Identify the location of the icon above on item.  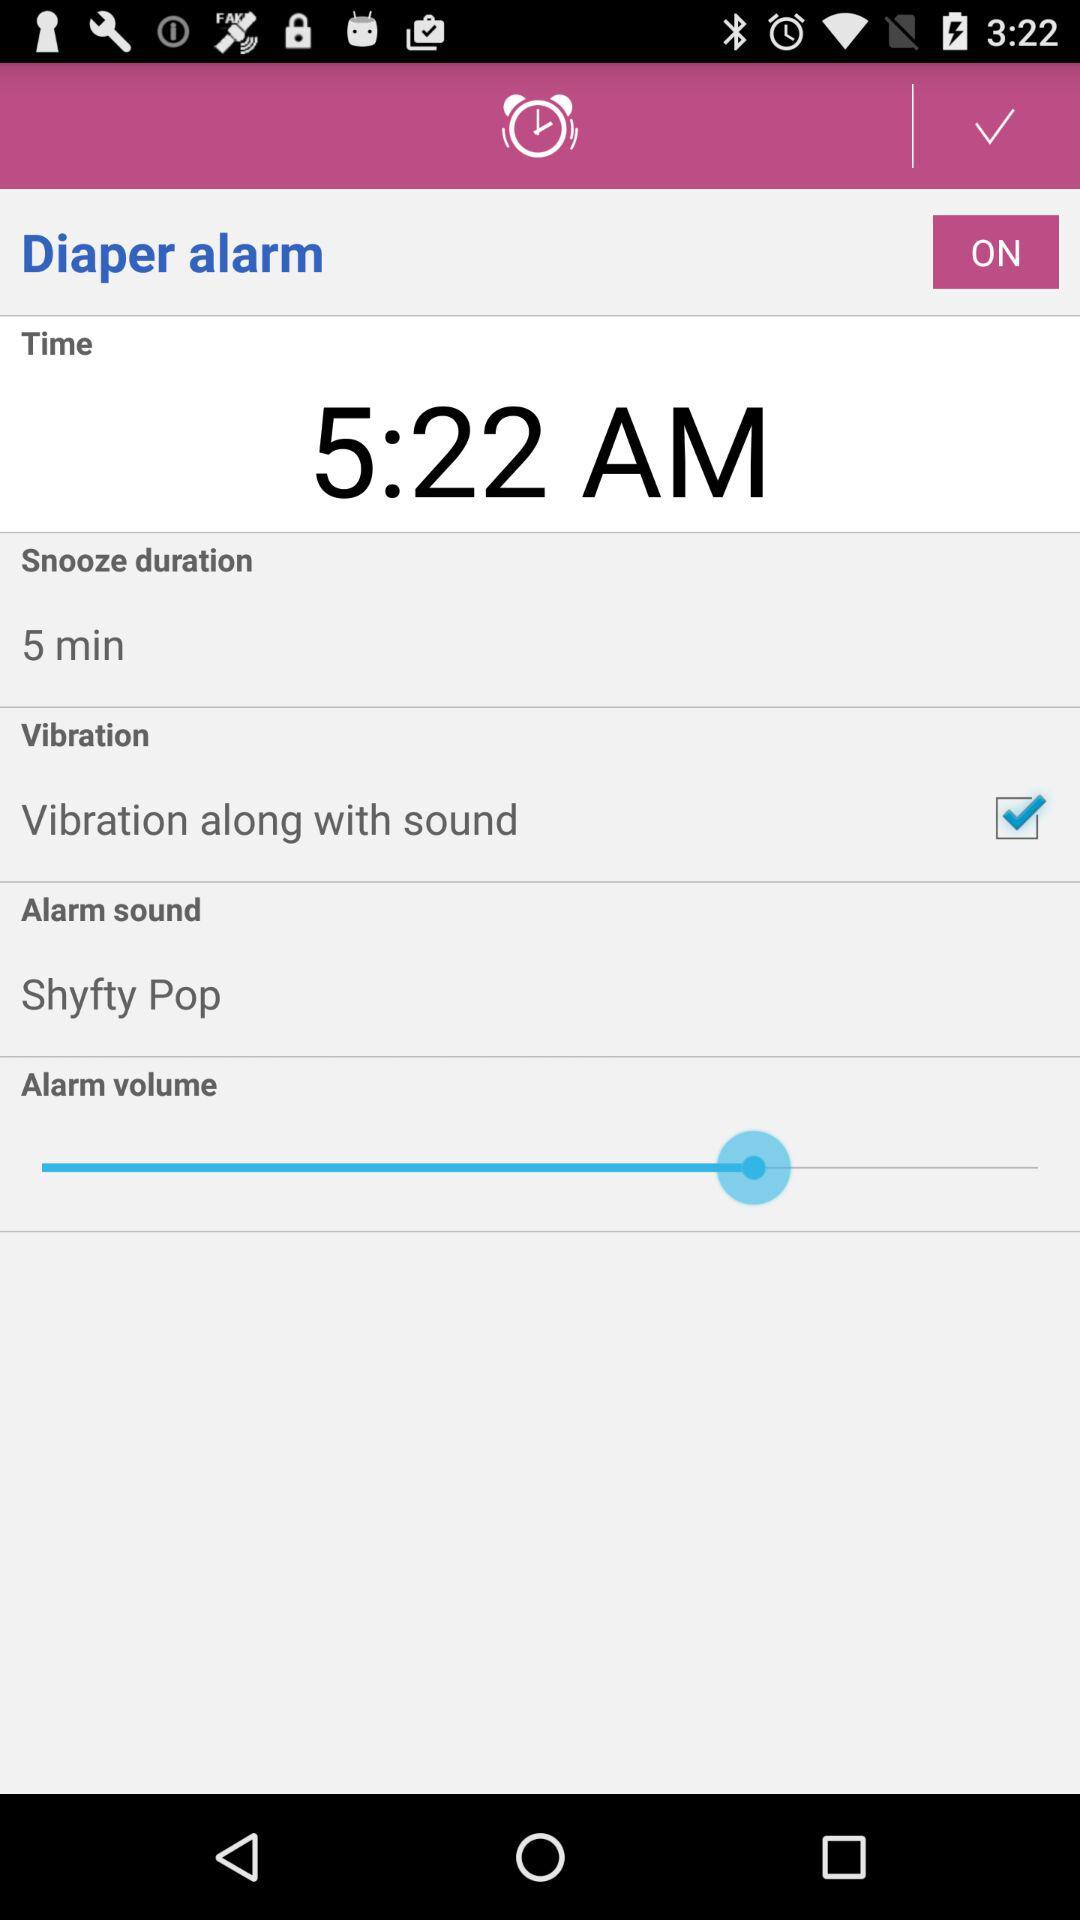
(995, 124).